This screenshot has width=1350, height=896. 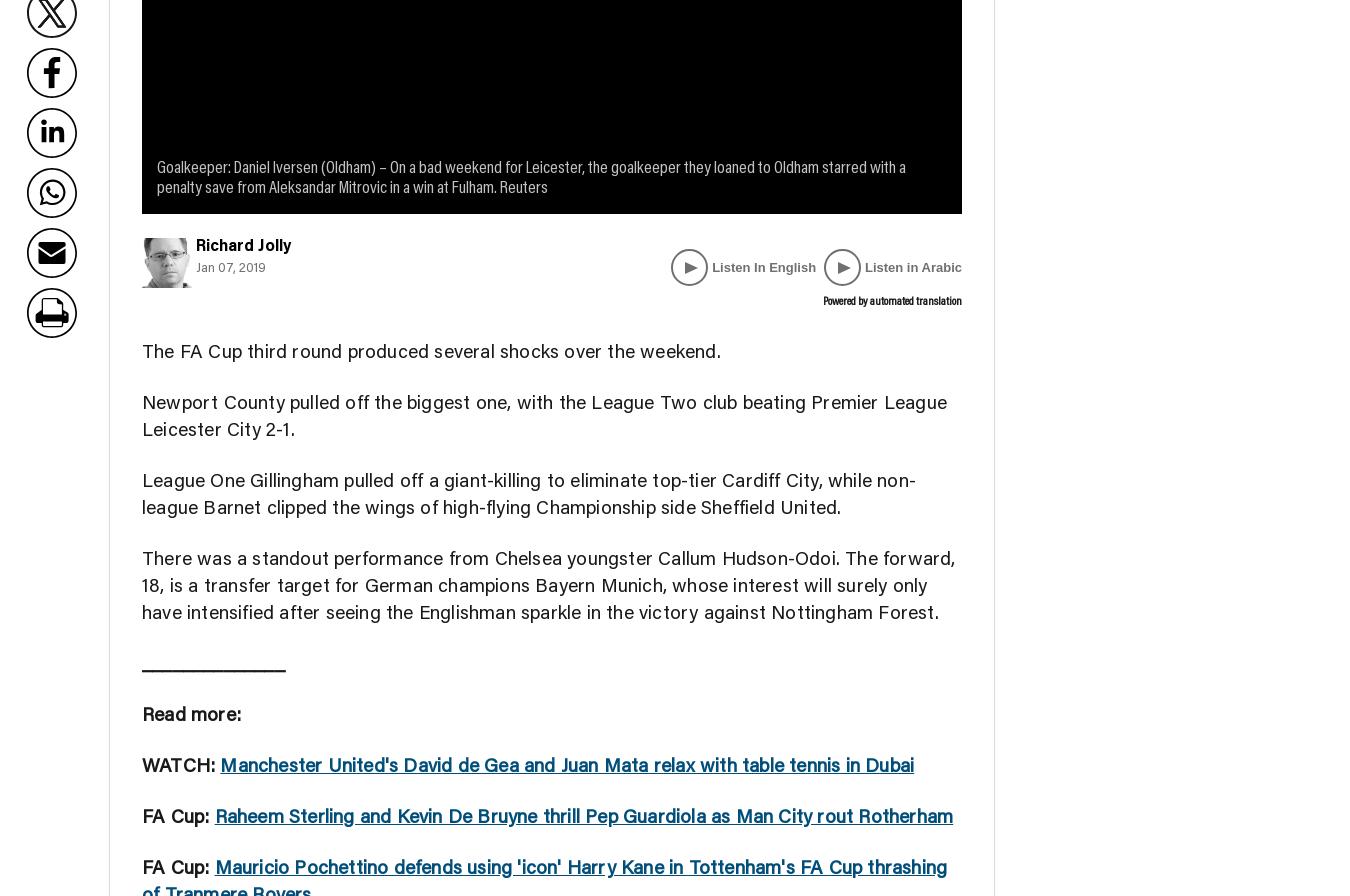 What do you see at coordinates (732, 56) in the screenshot?
I see `'Things to do'` at bounding box center [732, 56].